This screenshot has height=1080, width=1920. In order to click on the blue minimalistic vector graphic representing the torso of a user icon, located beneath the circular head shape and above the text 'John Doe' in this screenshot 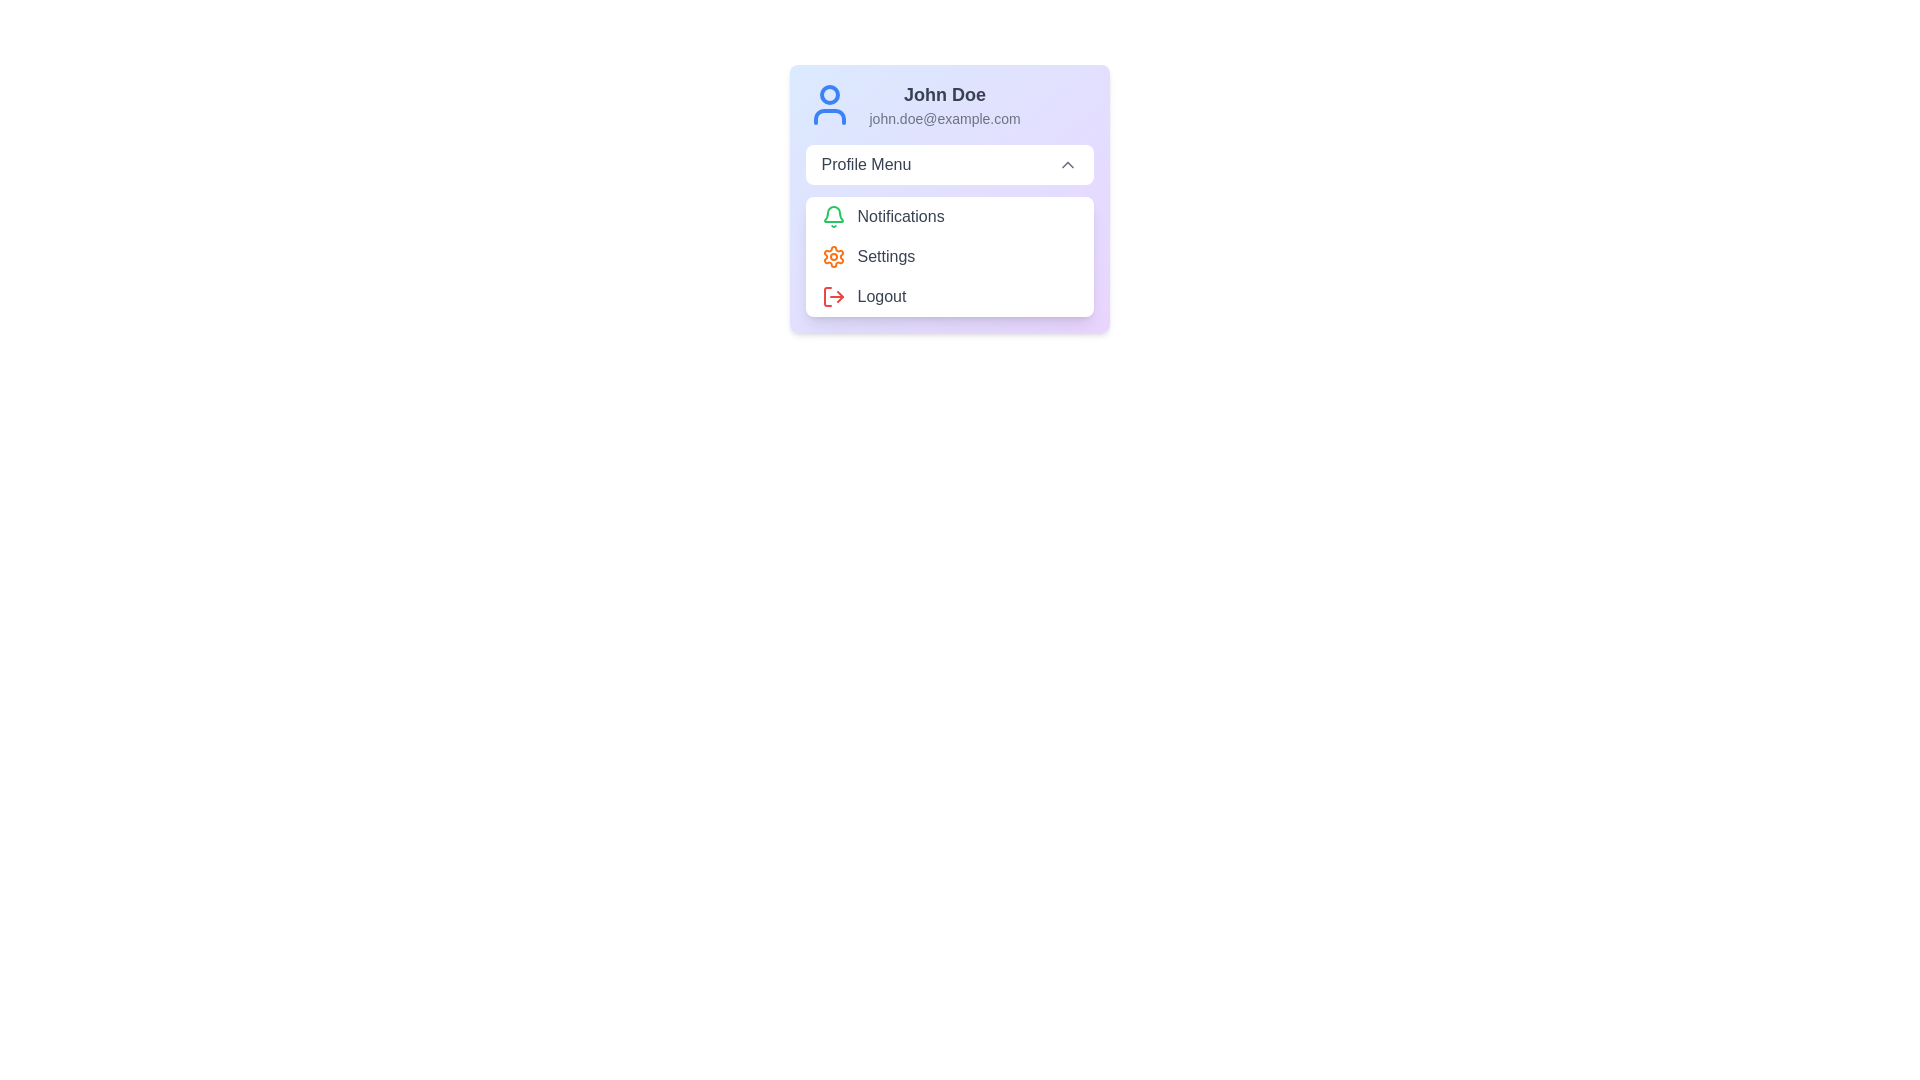, I will do `click(829, 116)`.